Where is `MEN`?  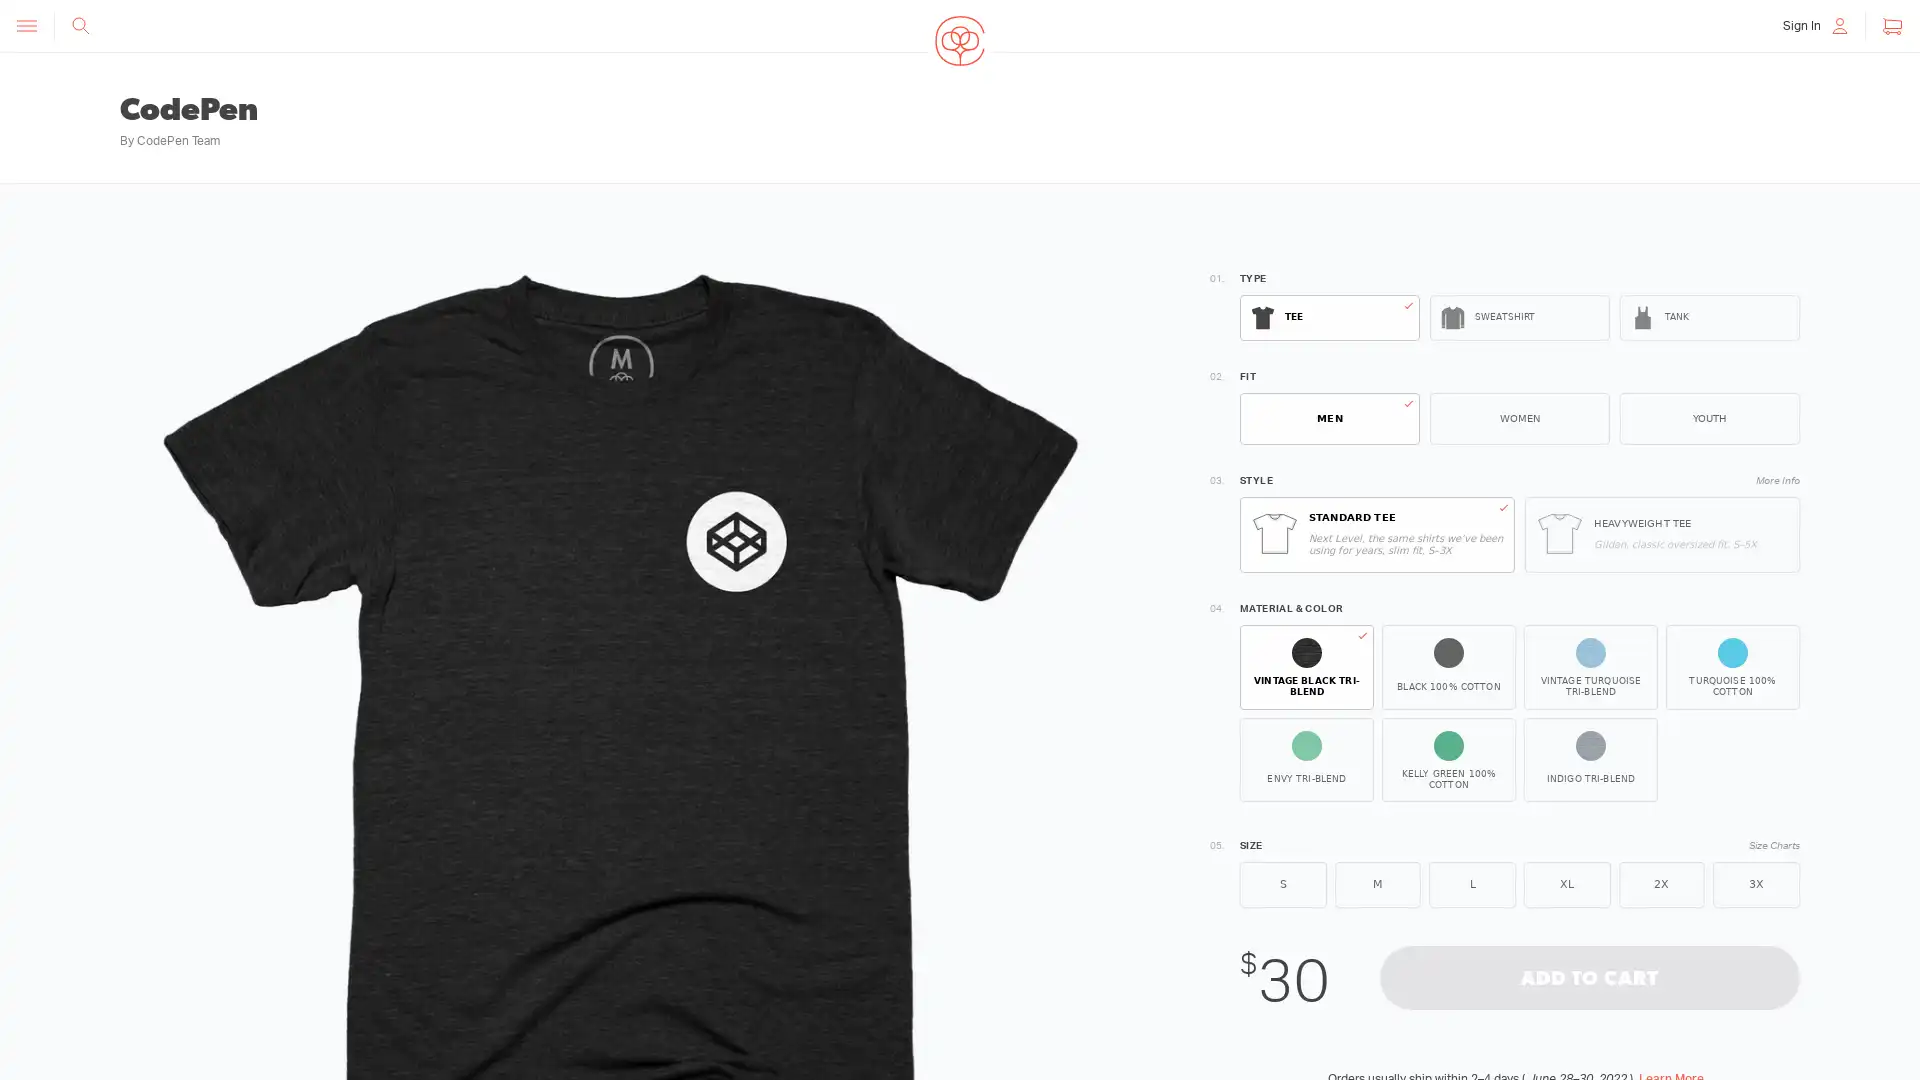
MEN is located at coordinates (1329, 418).